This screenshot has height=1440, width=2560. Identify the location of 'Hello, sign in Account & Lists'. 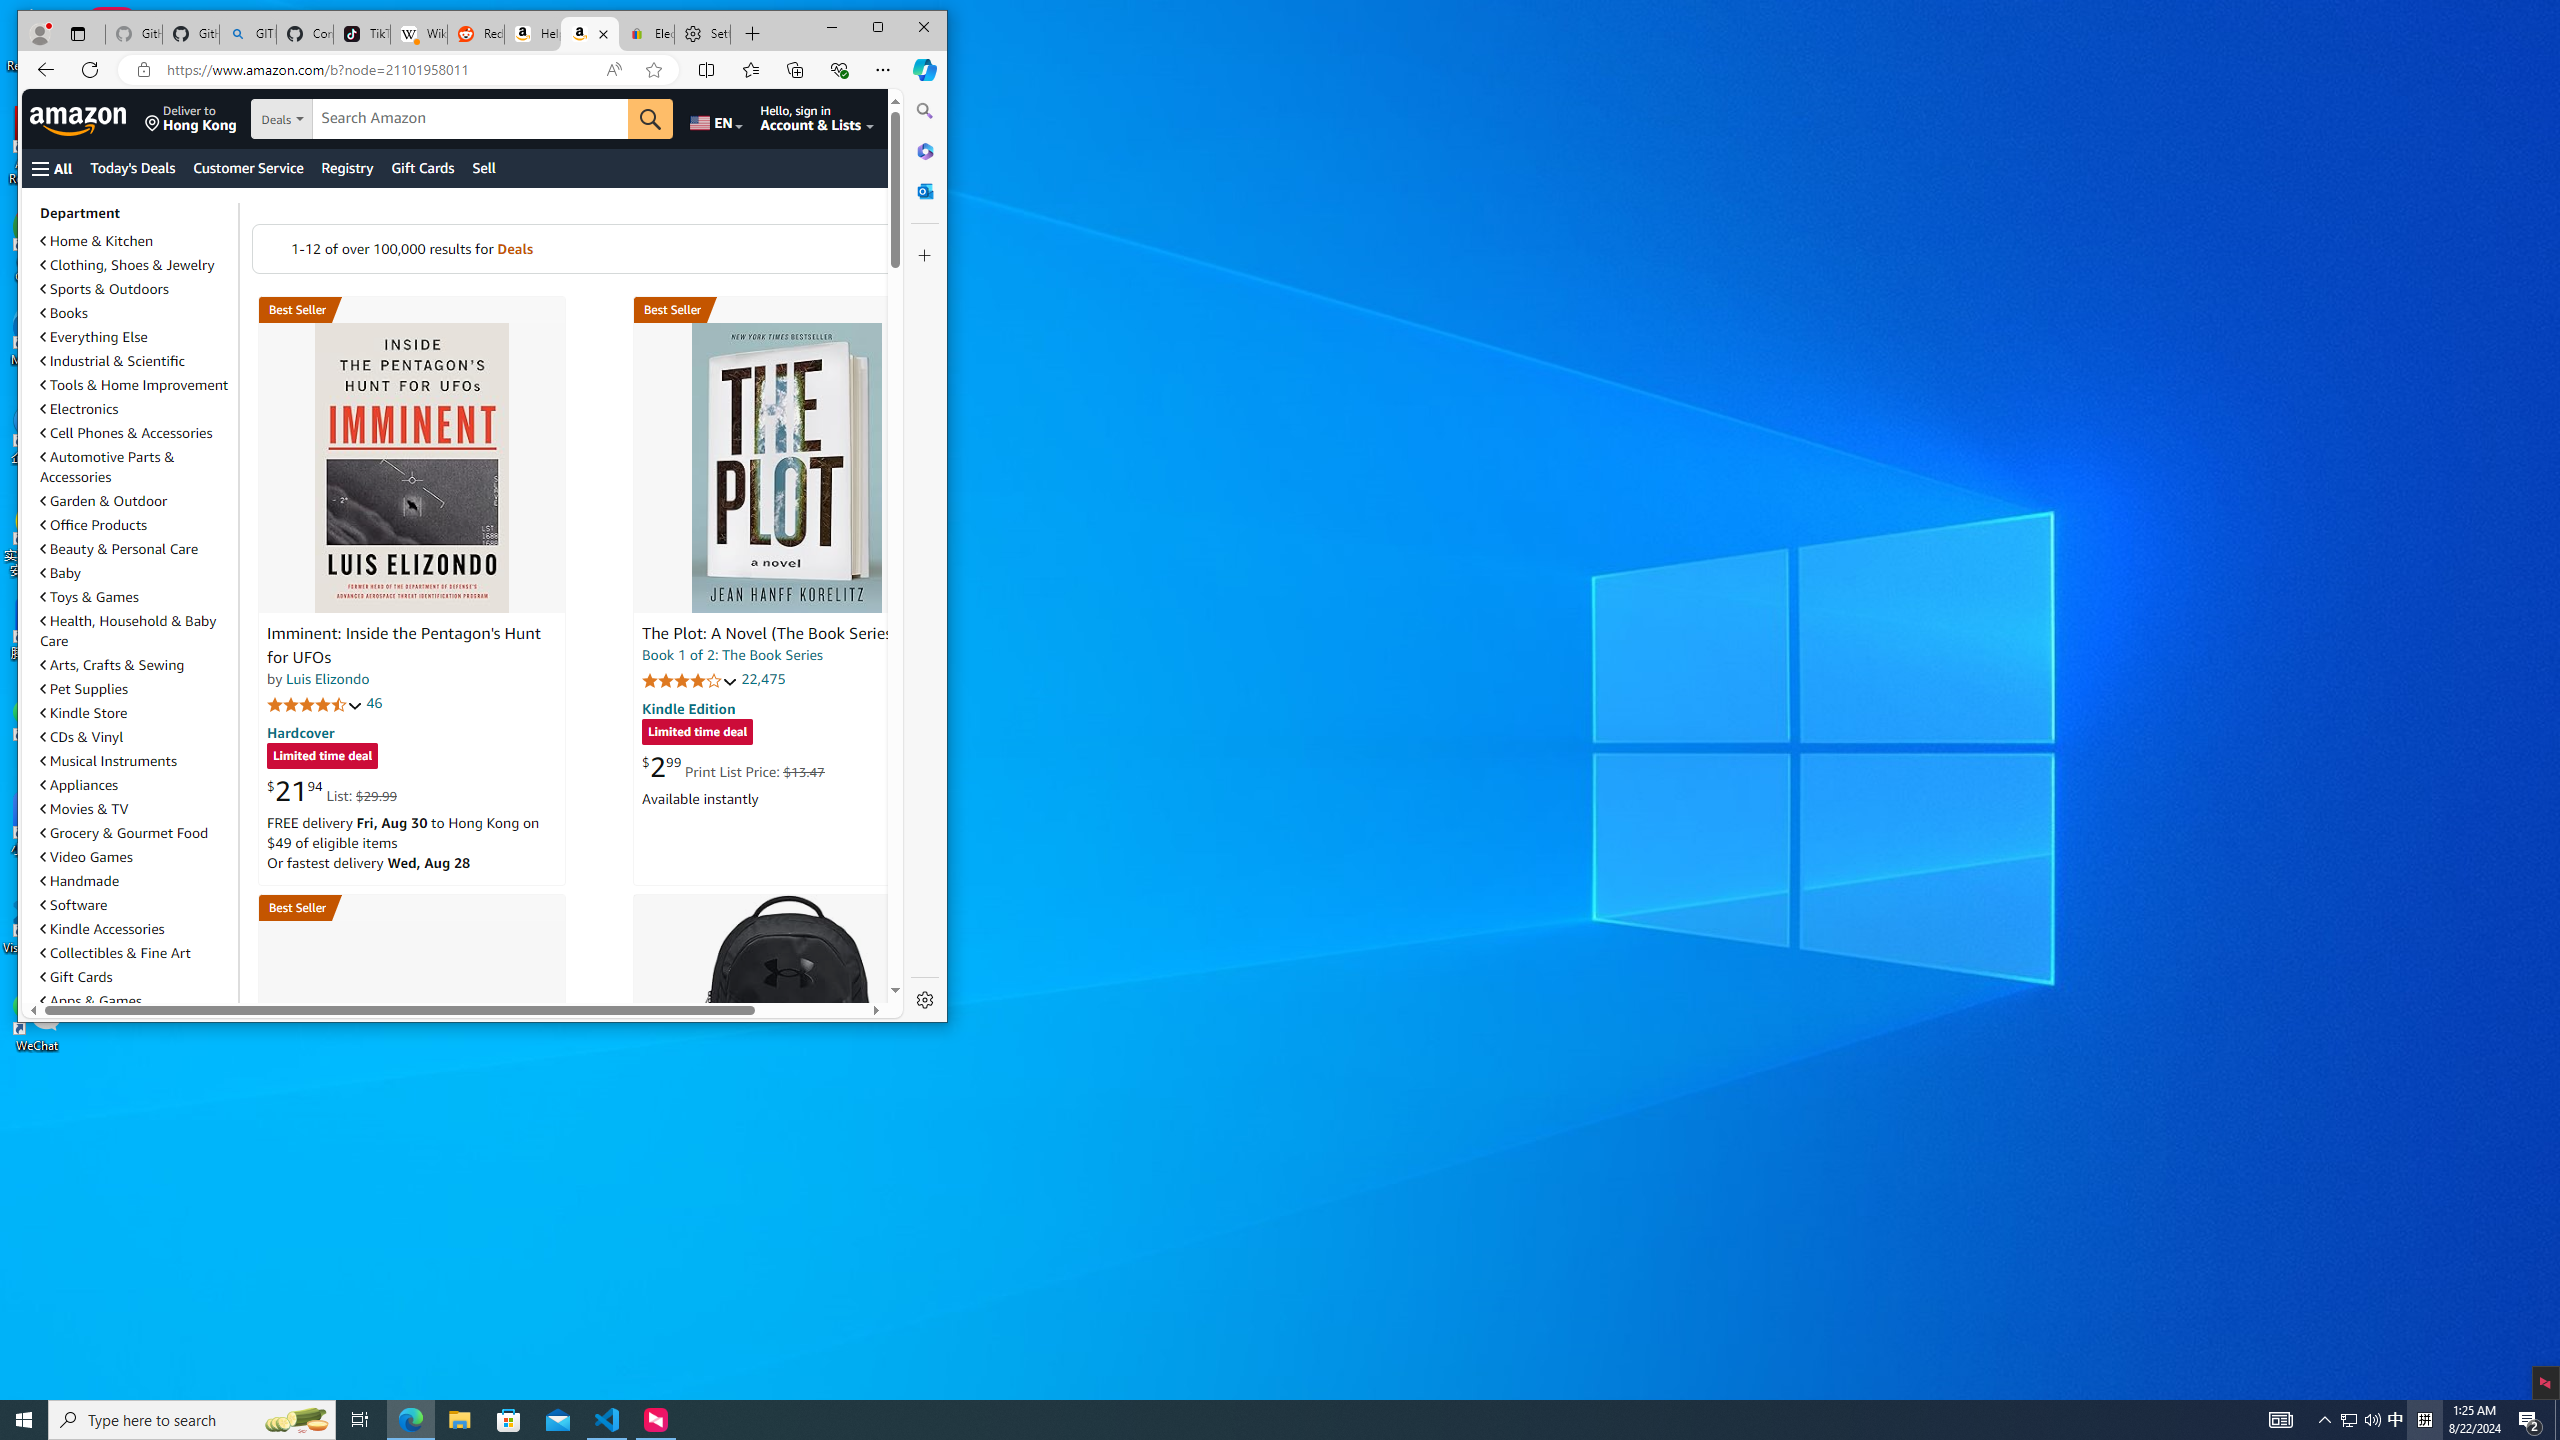
(815, 118).